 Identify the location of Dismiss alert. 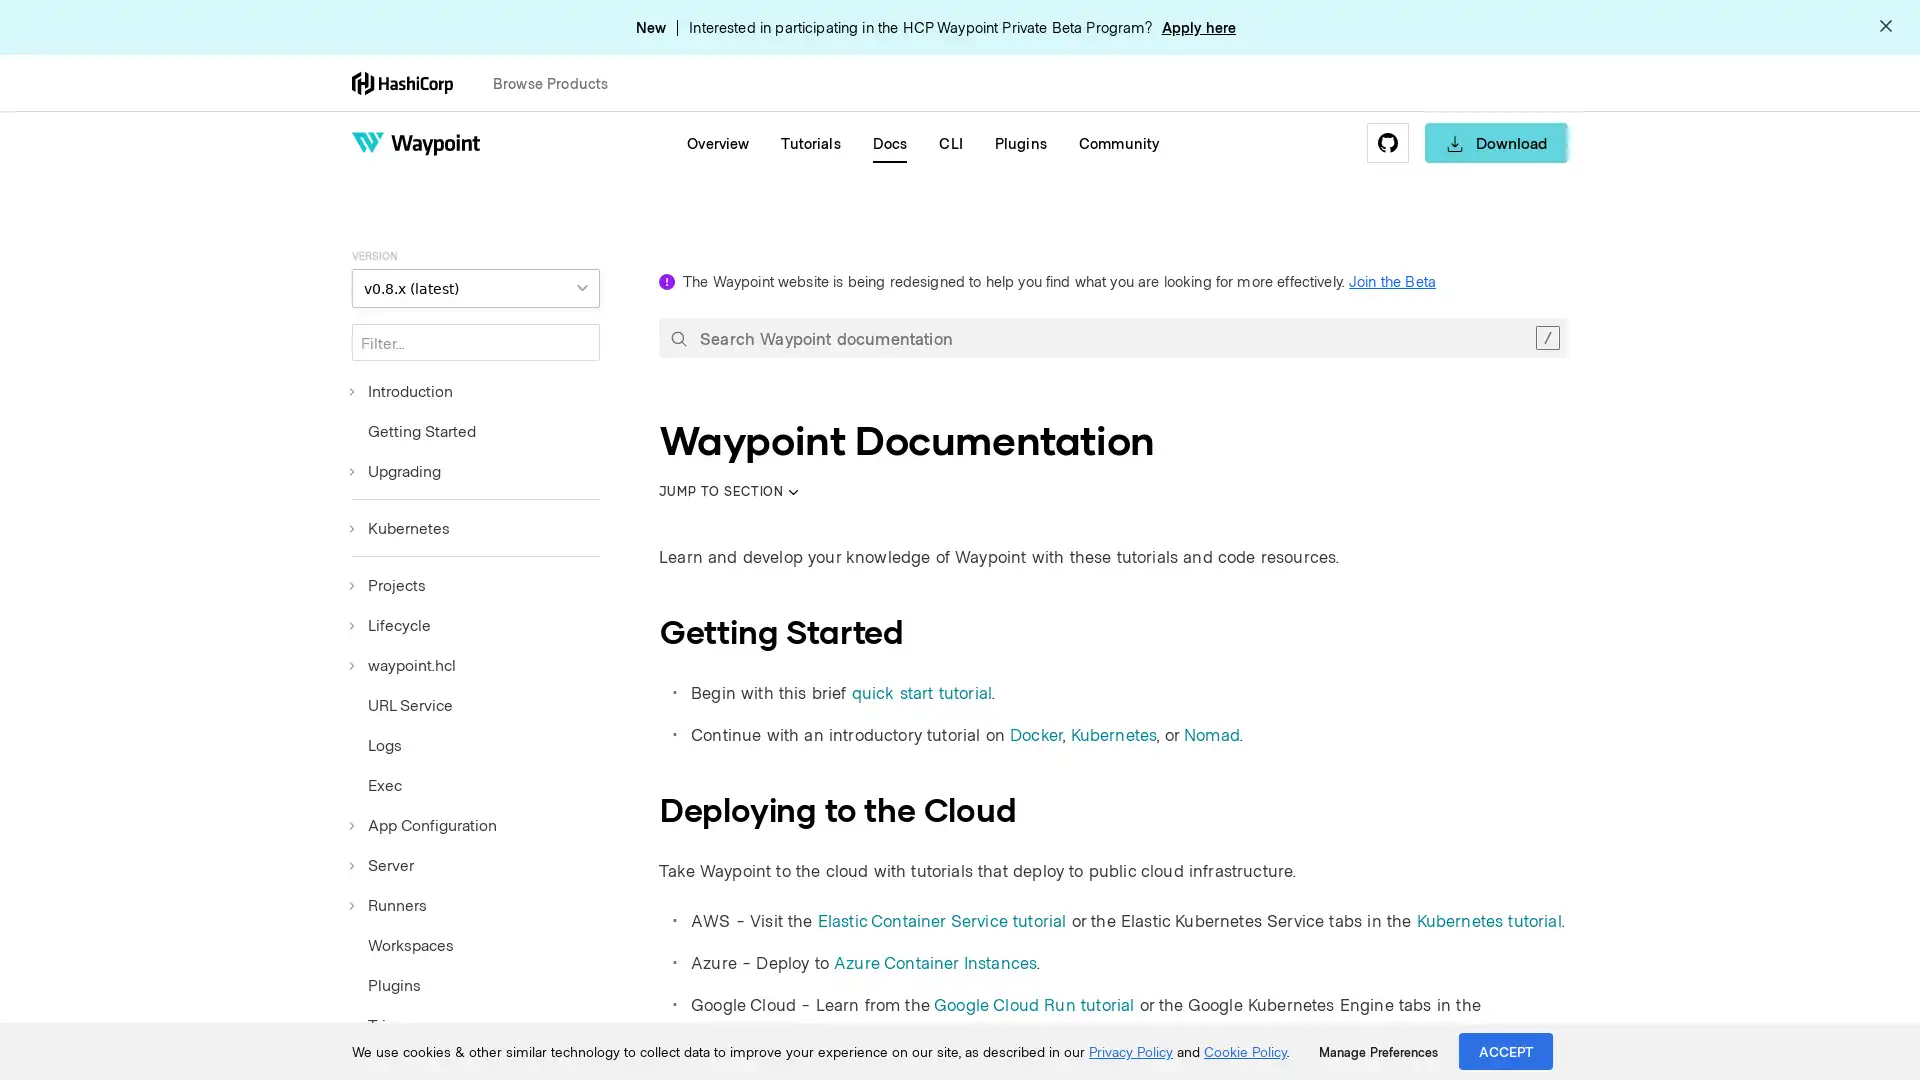
(1885, 27).